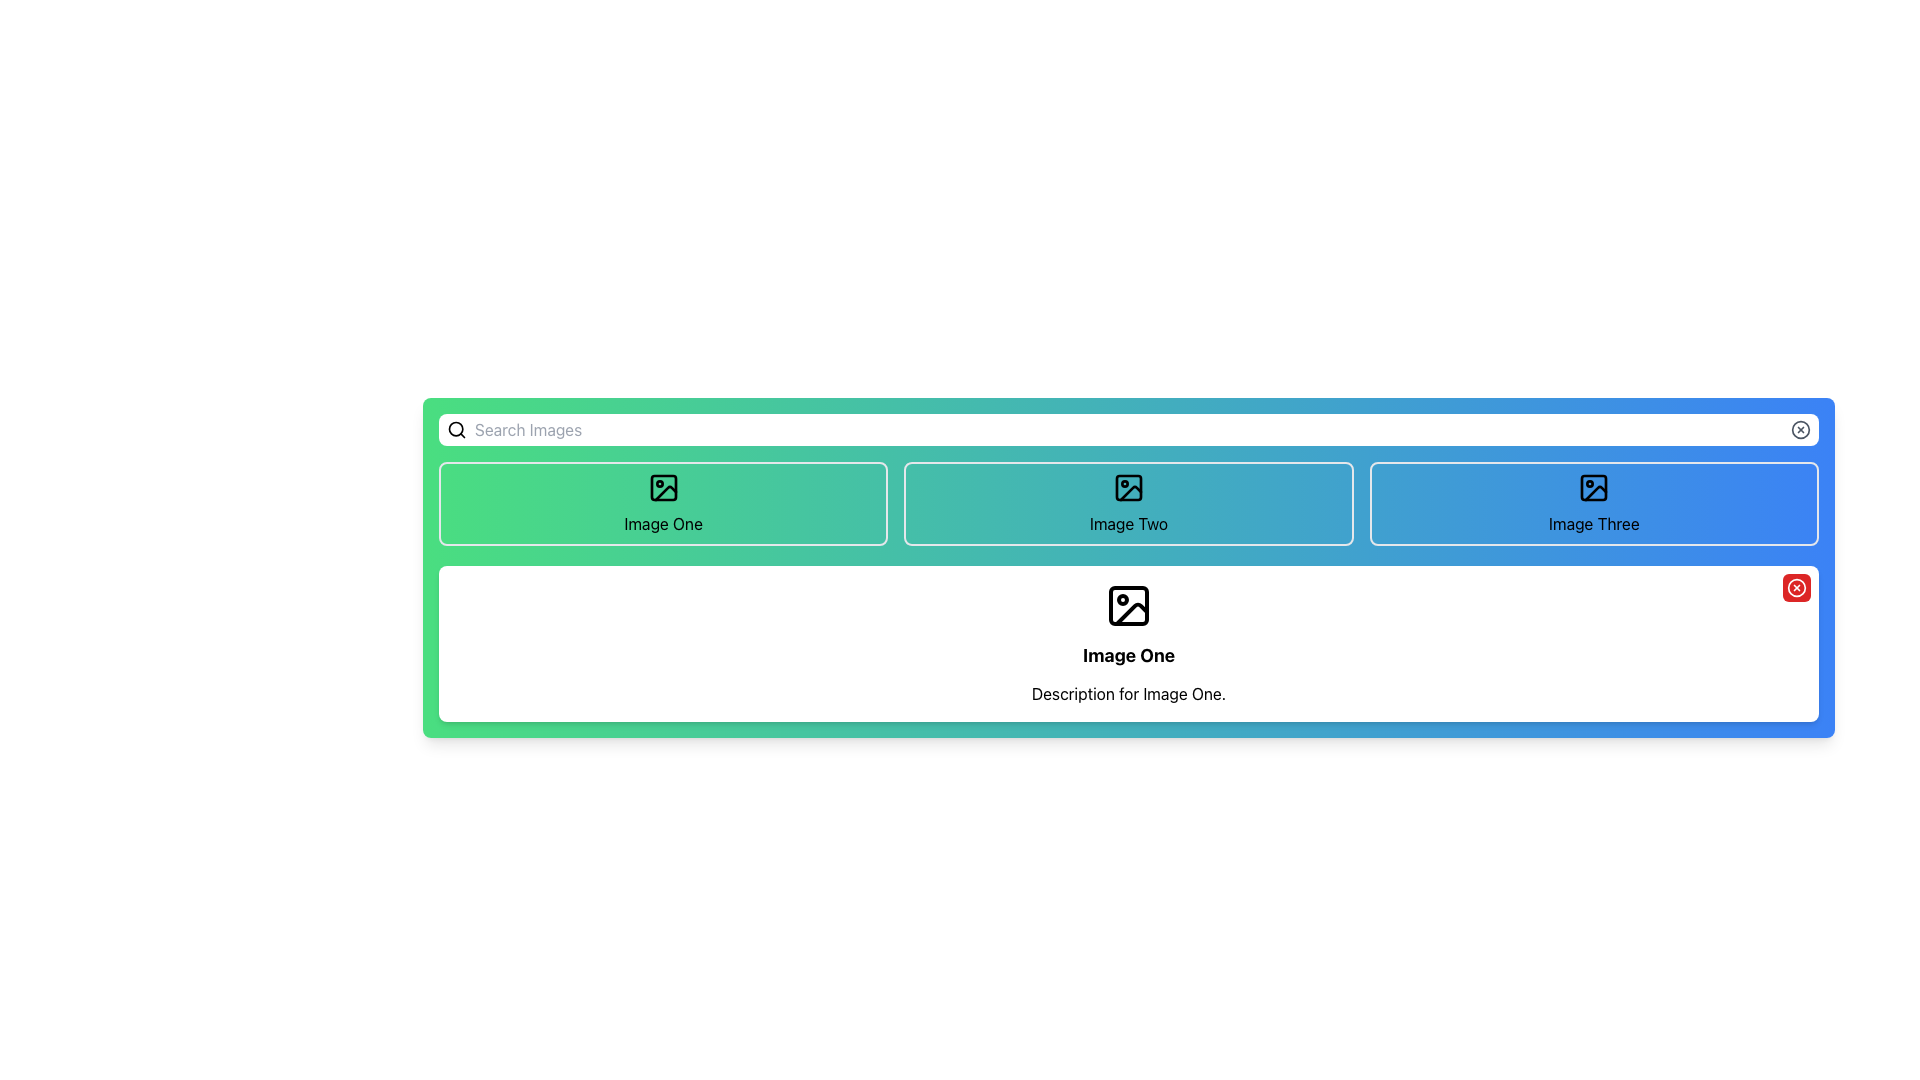  Describe the element at coordinates (663, 503) in the screenshot. I see `the button in the top-left corner of the grid` at that location.